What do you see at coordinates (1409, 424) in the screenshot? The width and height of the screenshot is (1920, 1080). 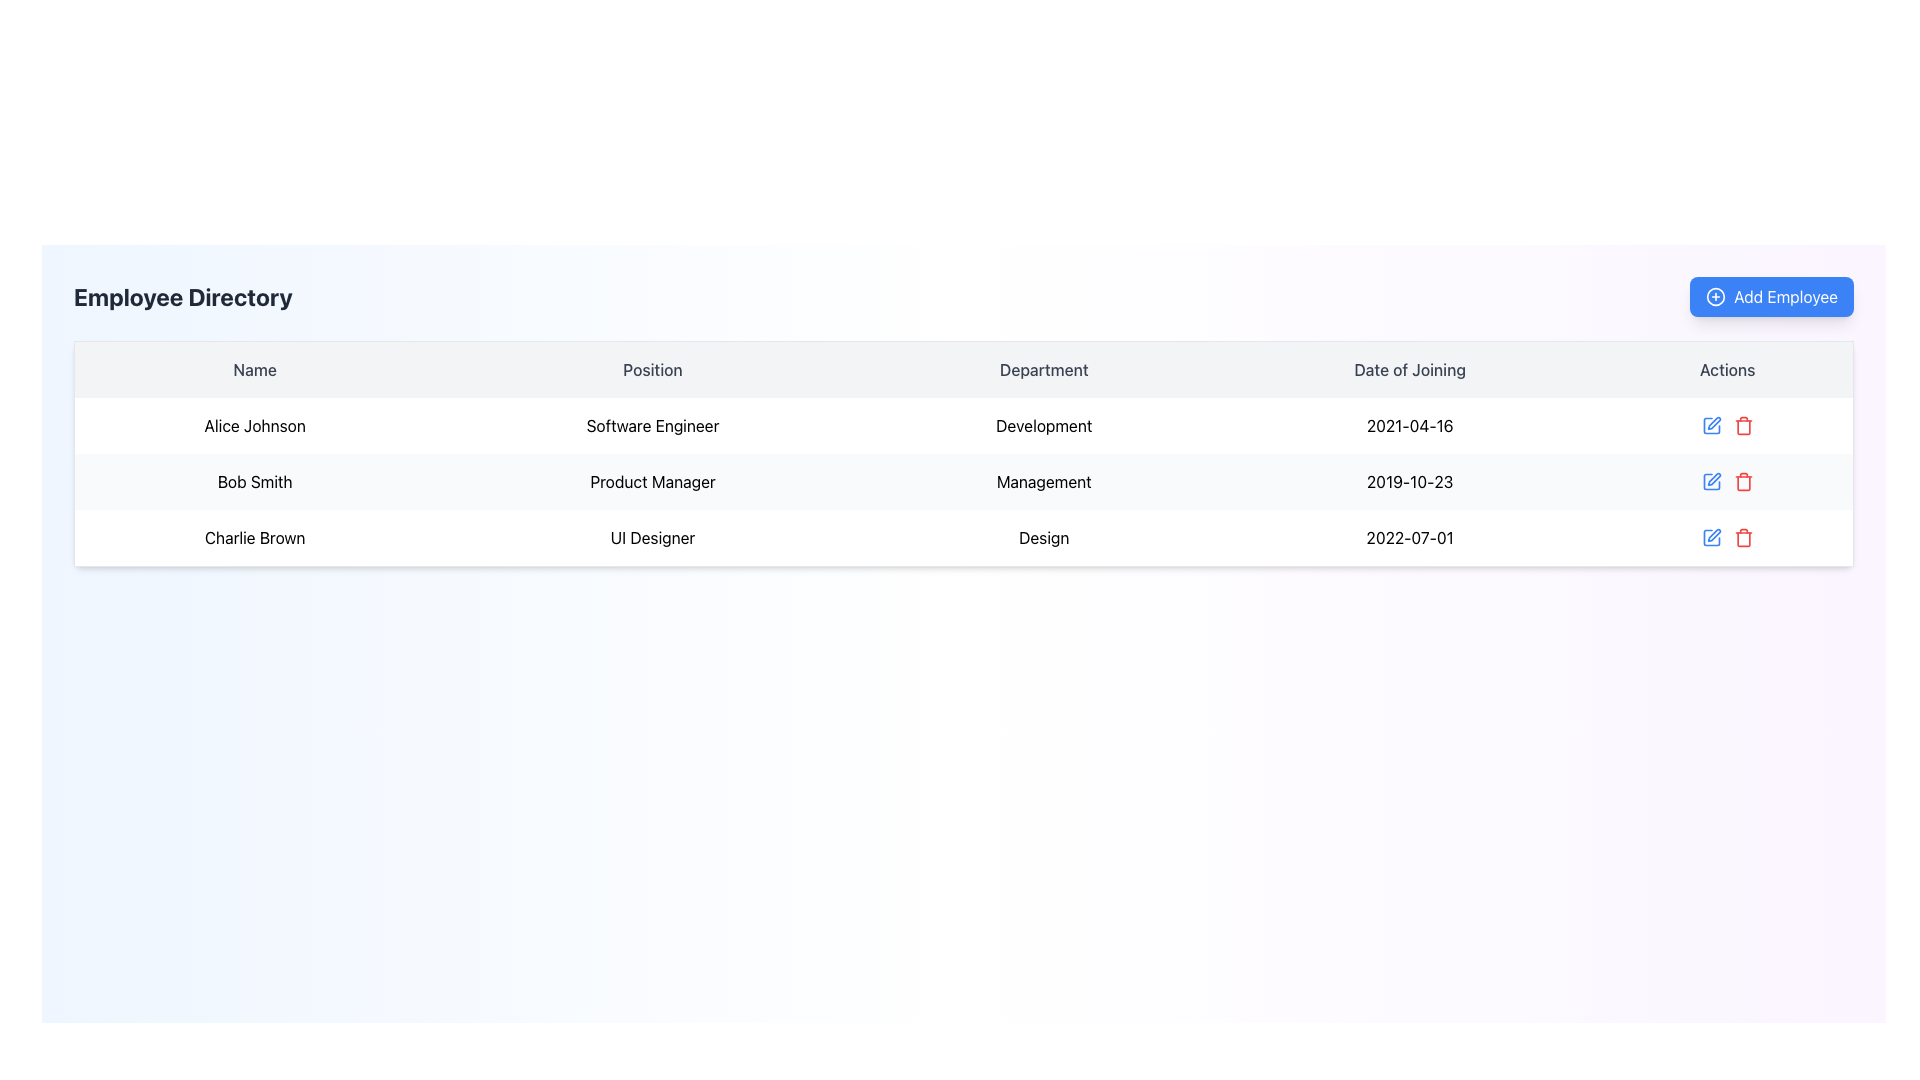 I see `the text element displaying '2021-04-16' located under the 'Date of Joining' column in the row for 'Alice Johnson' by clicking on it to interact with adjacent elements` at bounding box center [1409, 424].